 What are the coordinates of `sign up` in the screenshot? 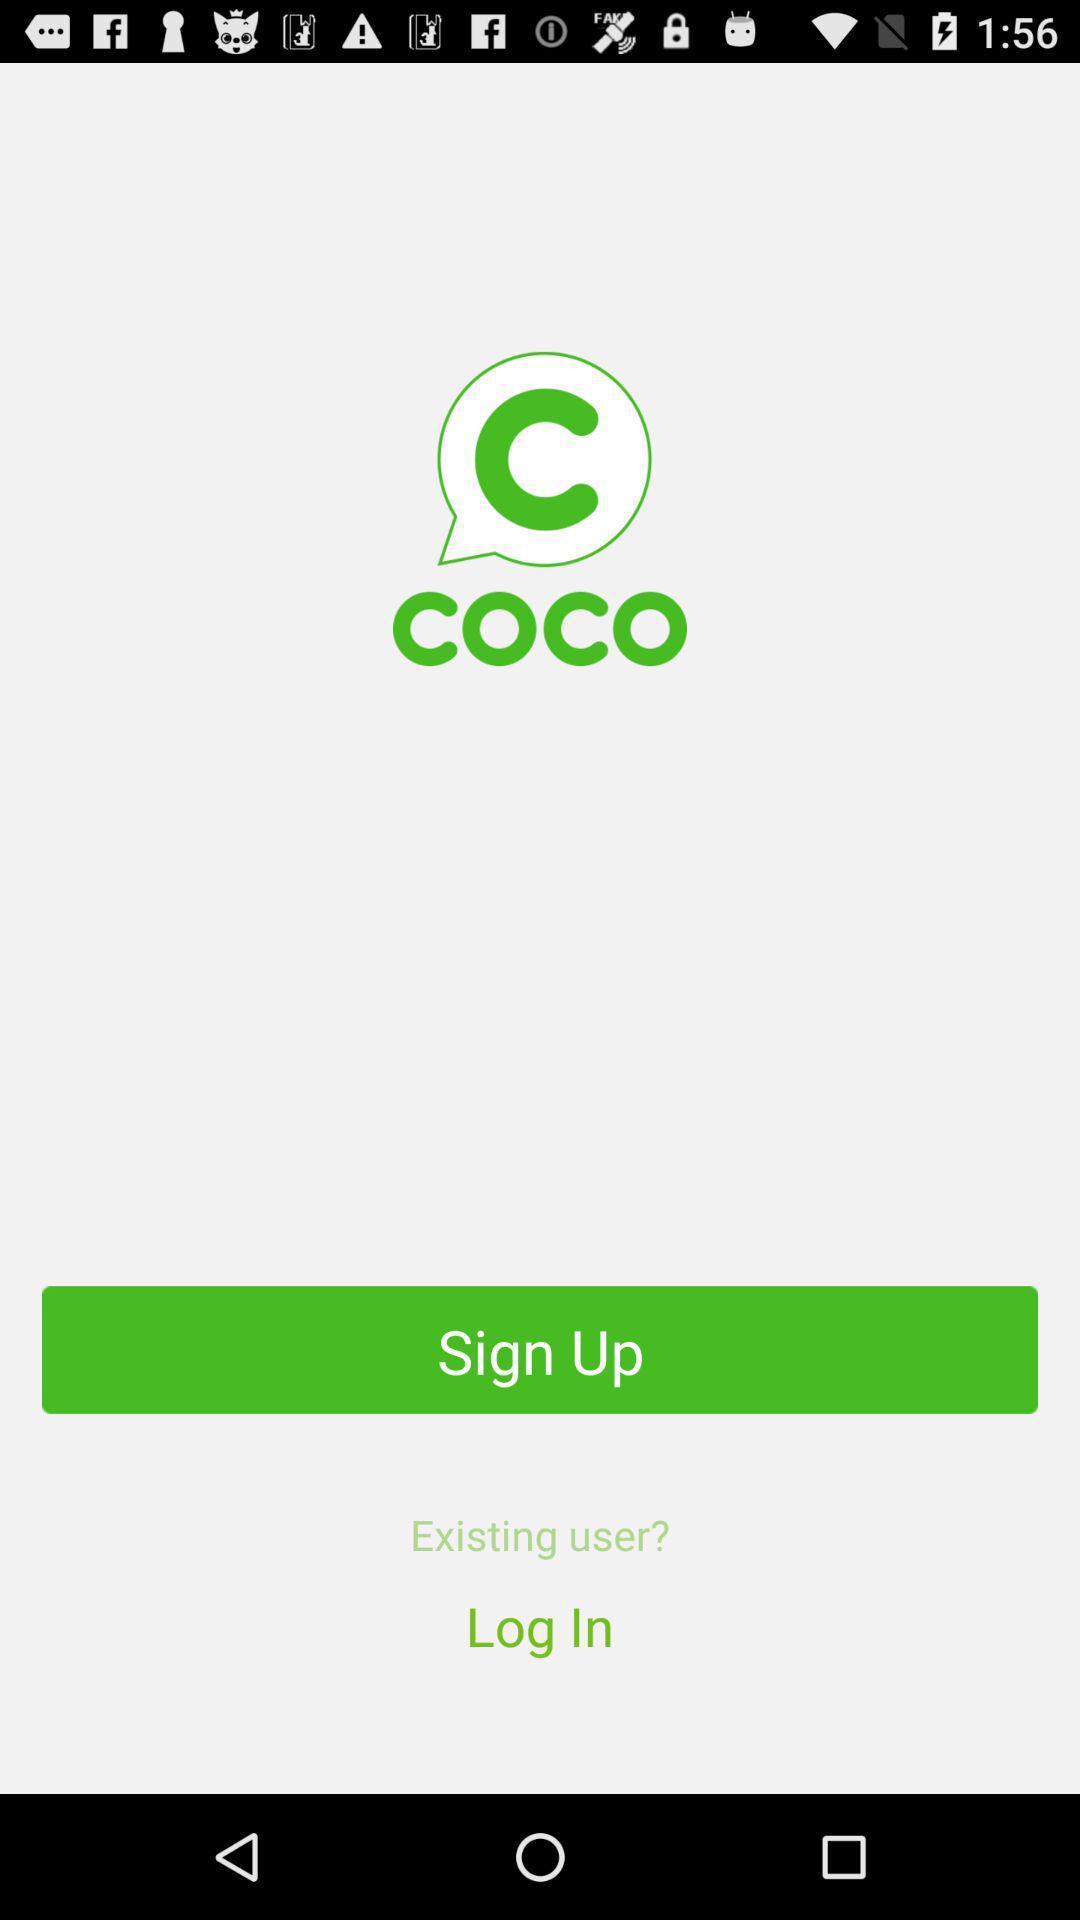 It's located at (540, 1349).